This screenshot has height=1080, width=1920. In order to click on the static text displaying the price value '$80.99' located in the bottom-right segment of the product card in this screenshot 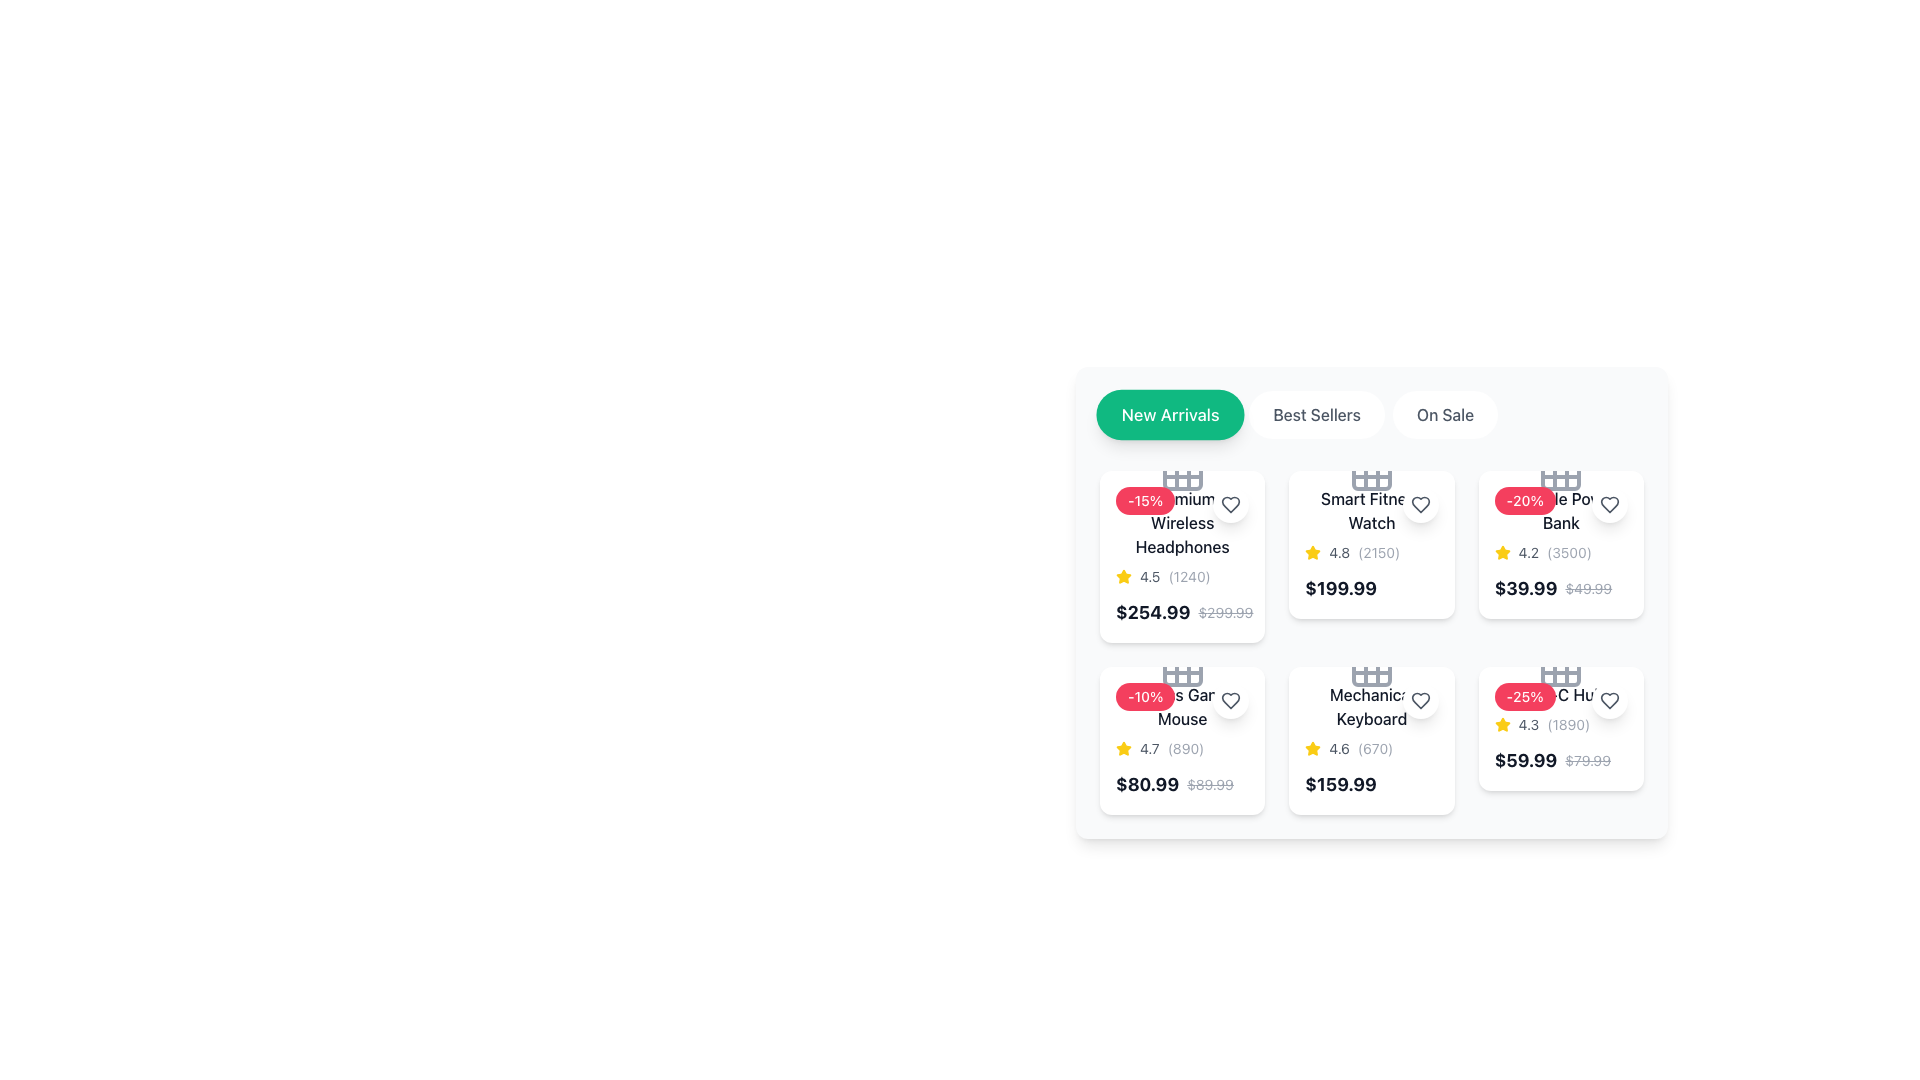, I will do `click(1147, 784)`.